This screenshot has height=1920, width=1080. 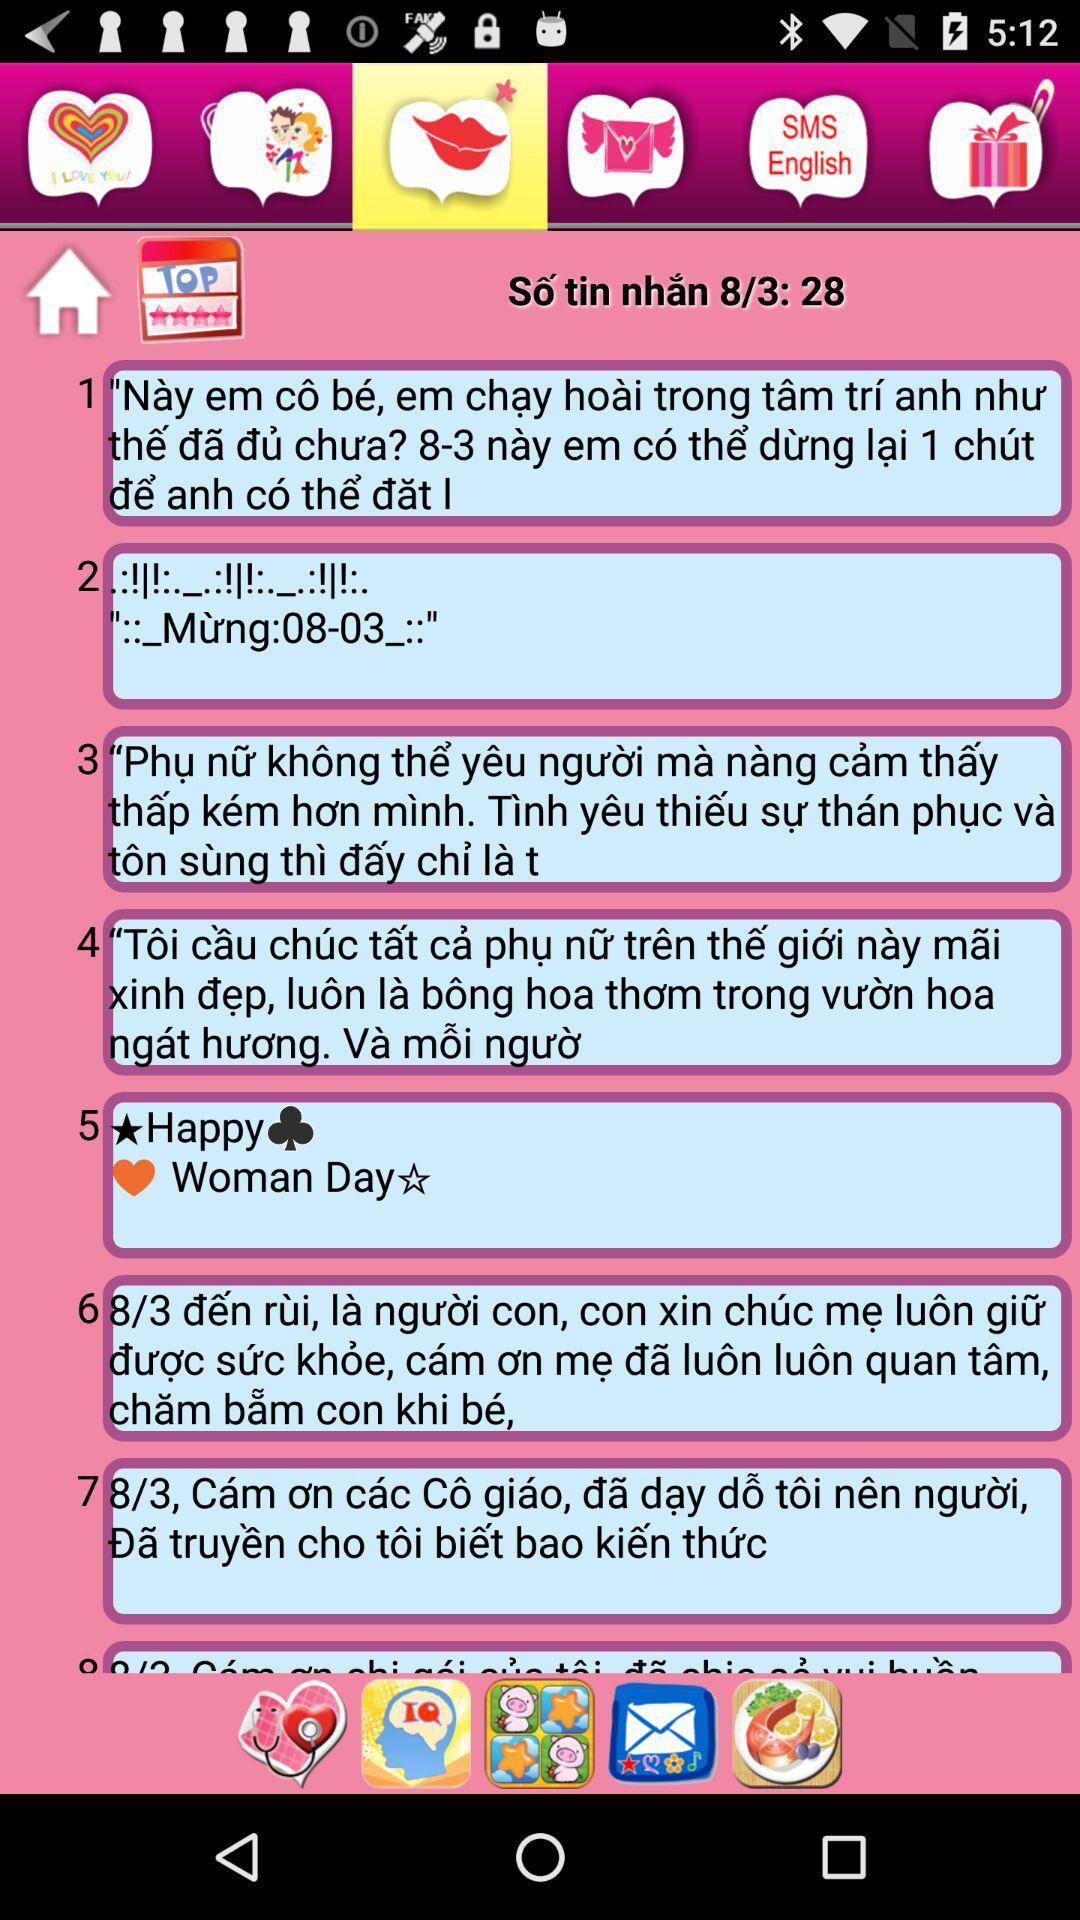 I want to click on love messages, so click(x=663, y=1732).